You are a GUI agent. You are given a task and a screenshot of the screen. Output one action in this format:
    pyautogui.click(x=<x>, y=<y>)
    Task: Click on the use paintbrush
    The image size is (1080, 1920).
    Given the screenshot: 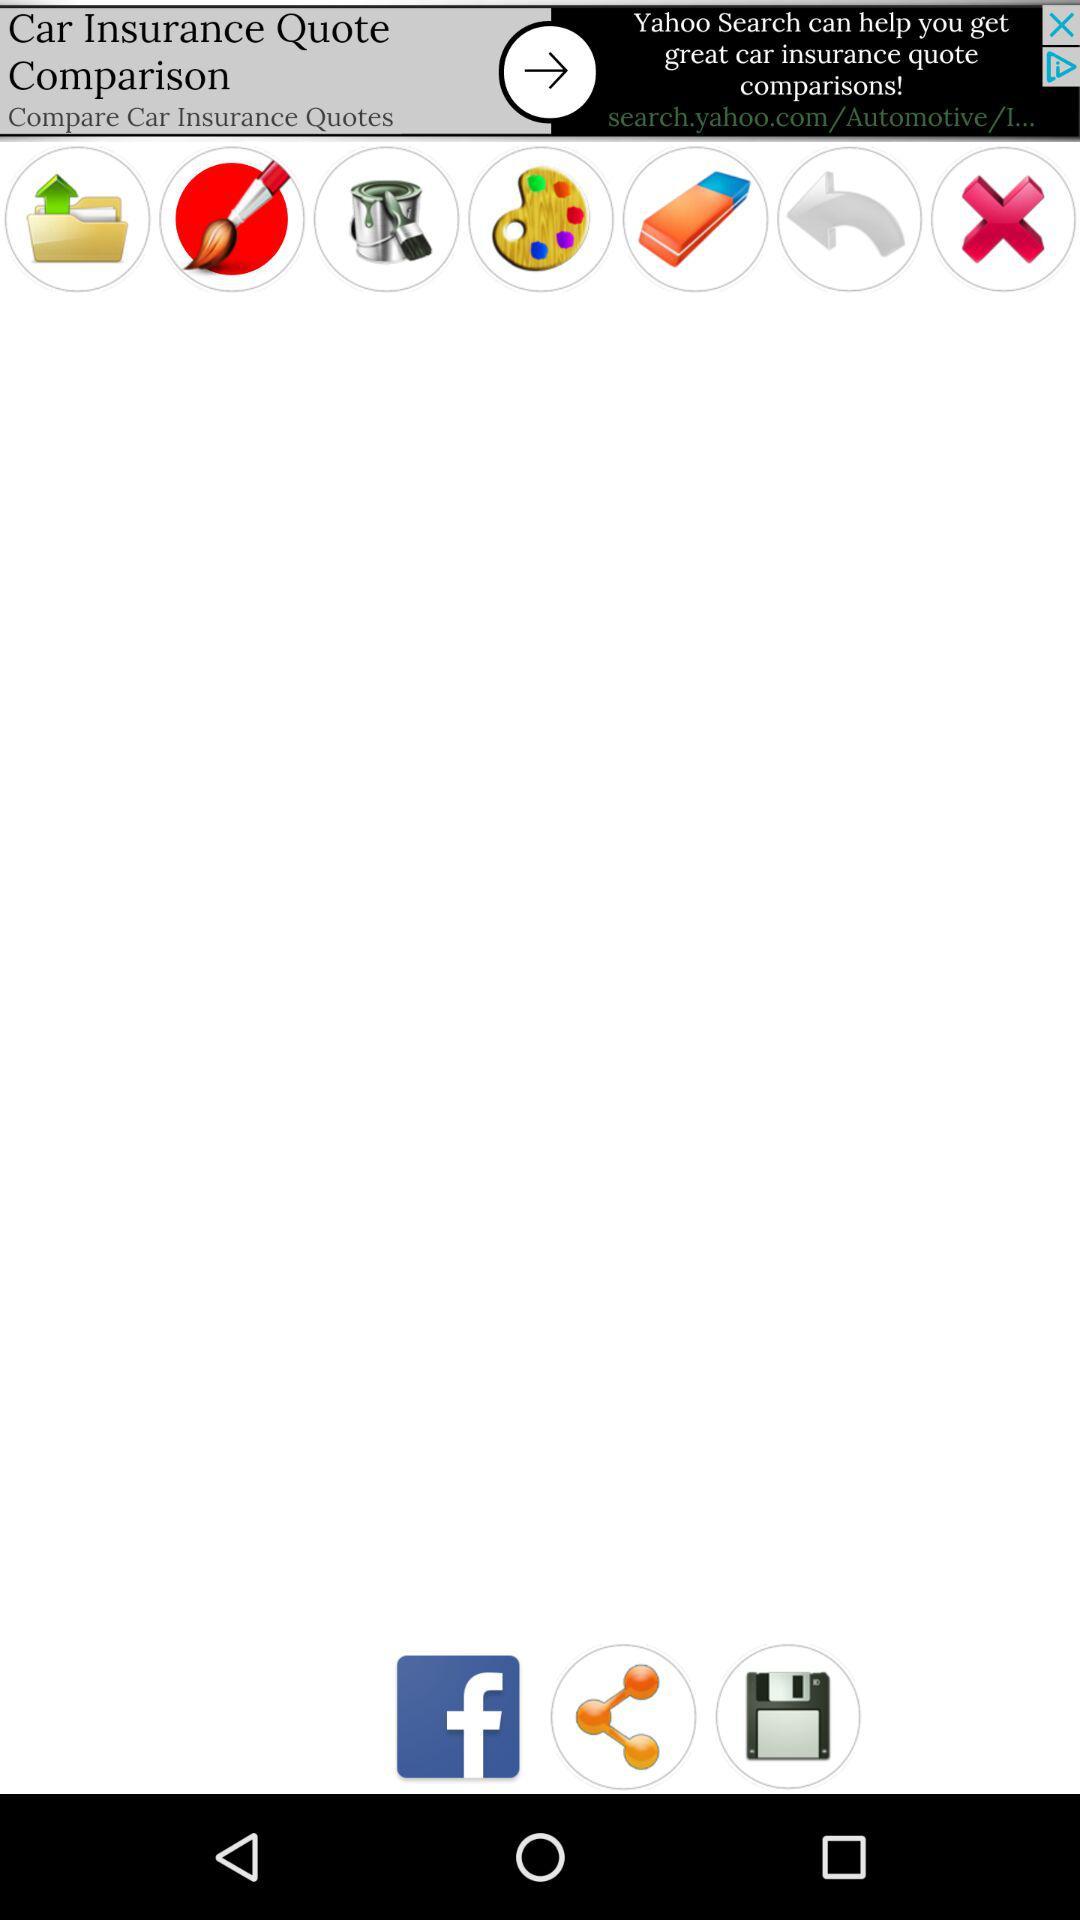 What is the action you would take?
    pyautogui.click(x=230, y=219)
    